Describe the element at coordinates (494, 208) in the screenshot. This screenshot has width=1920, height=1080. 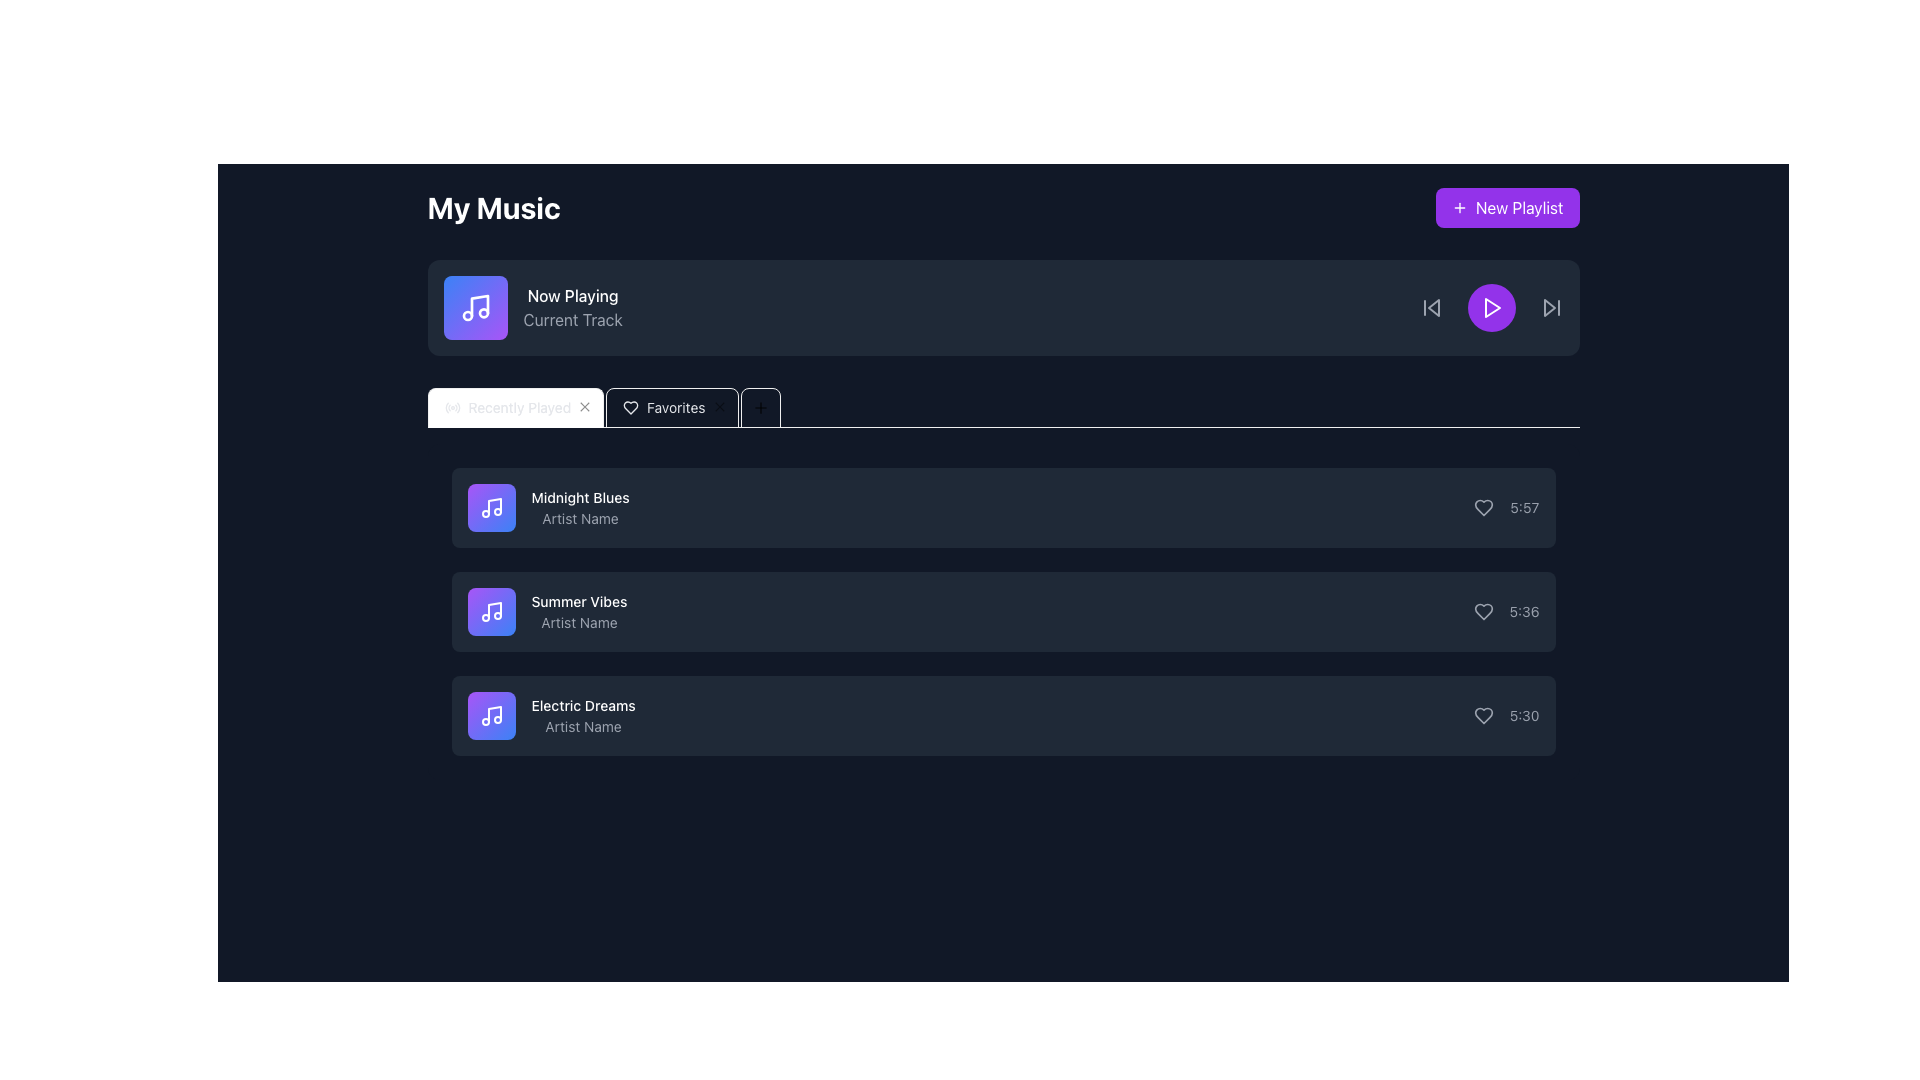
I see `the static text or heading that serves as the title for the current page, indicating 'My Music', located on the top-left side of the interface` at that location.